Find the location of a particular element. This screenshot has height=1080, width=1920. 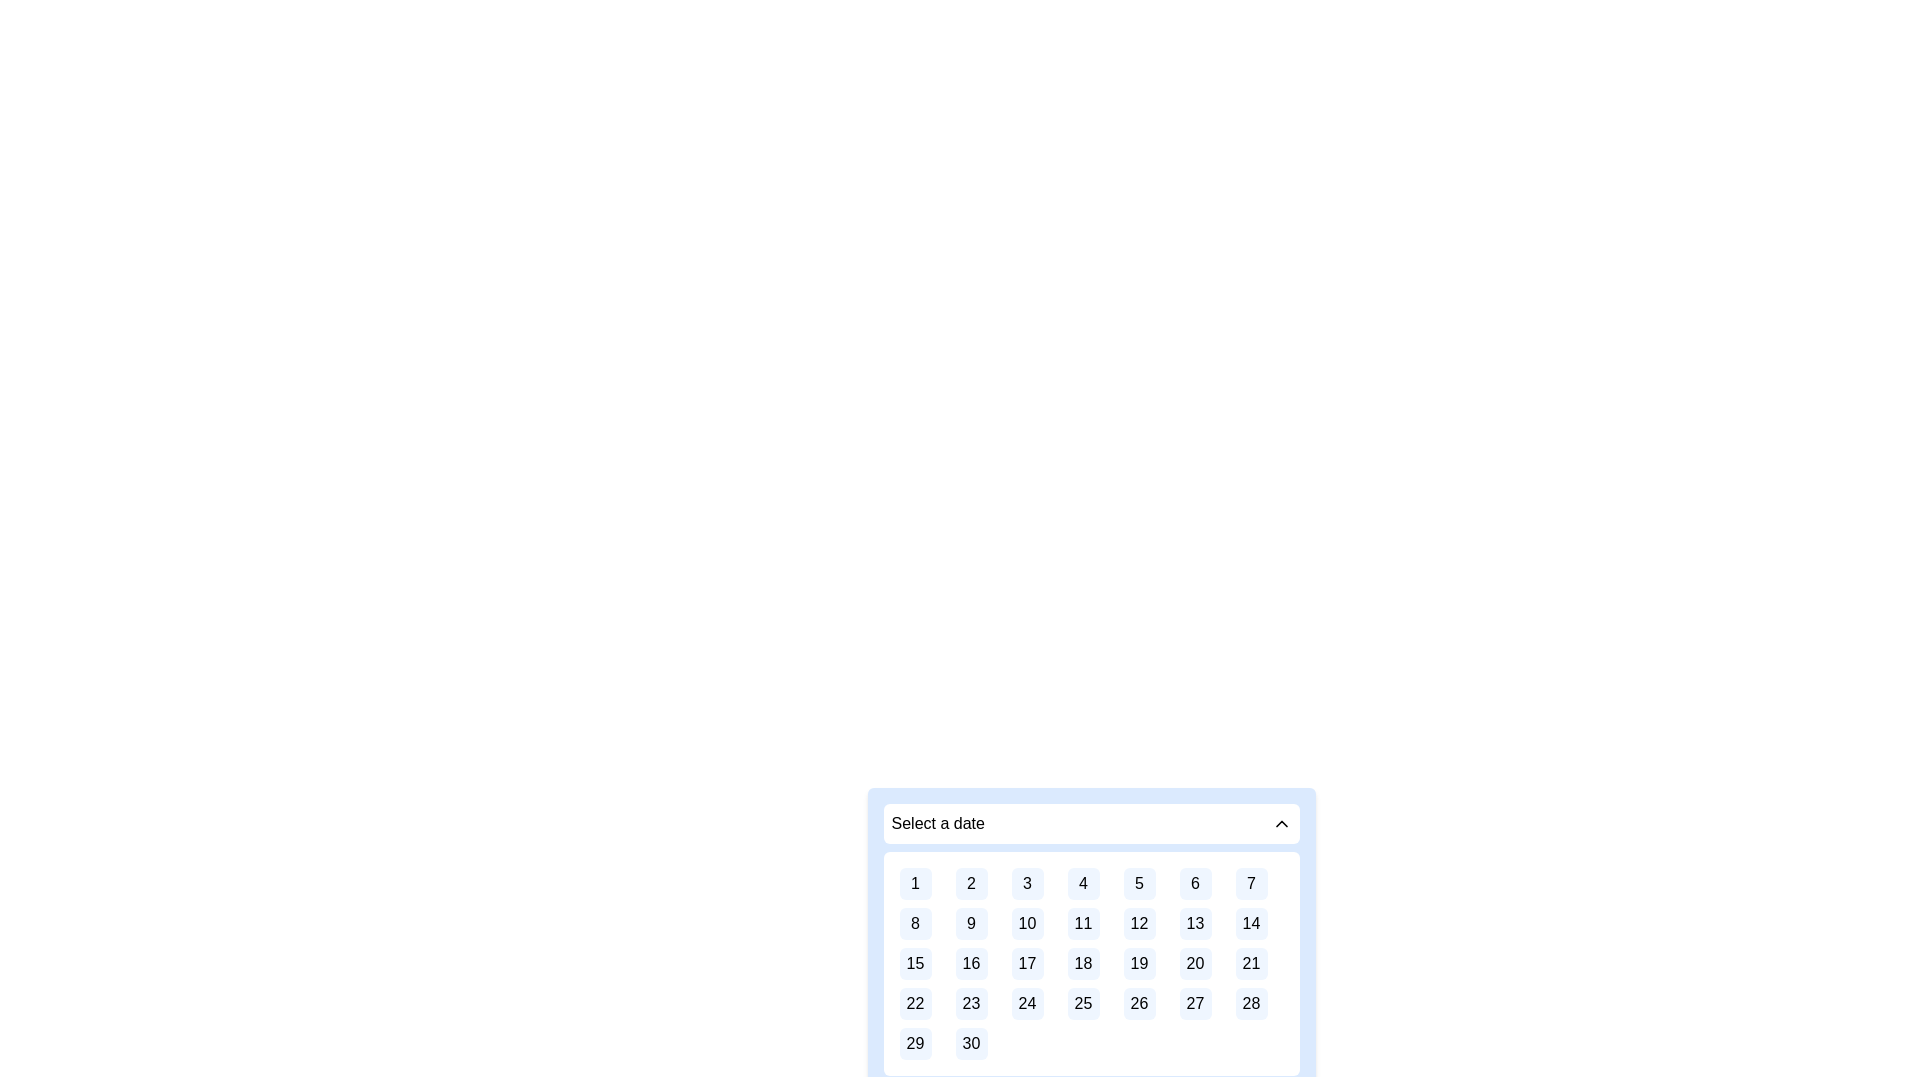

the button is located at coordinates (1082, 882).